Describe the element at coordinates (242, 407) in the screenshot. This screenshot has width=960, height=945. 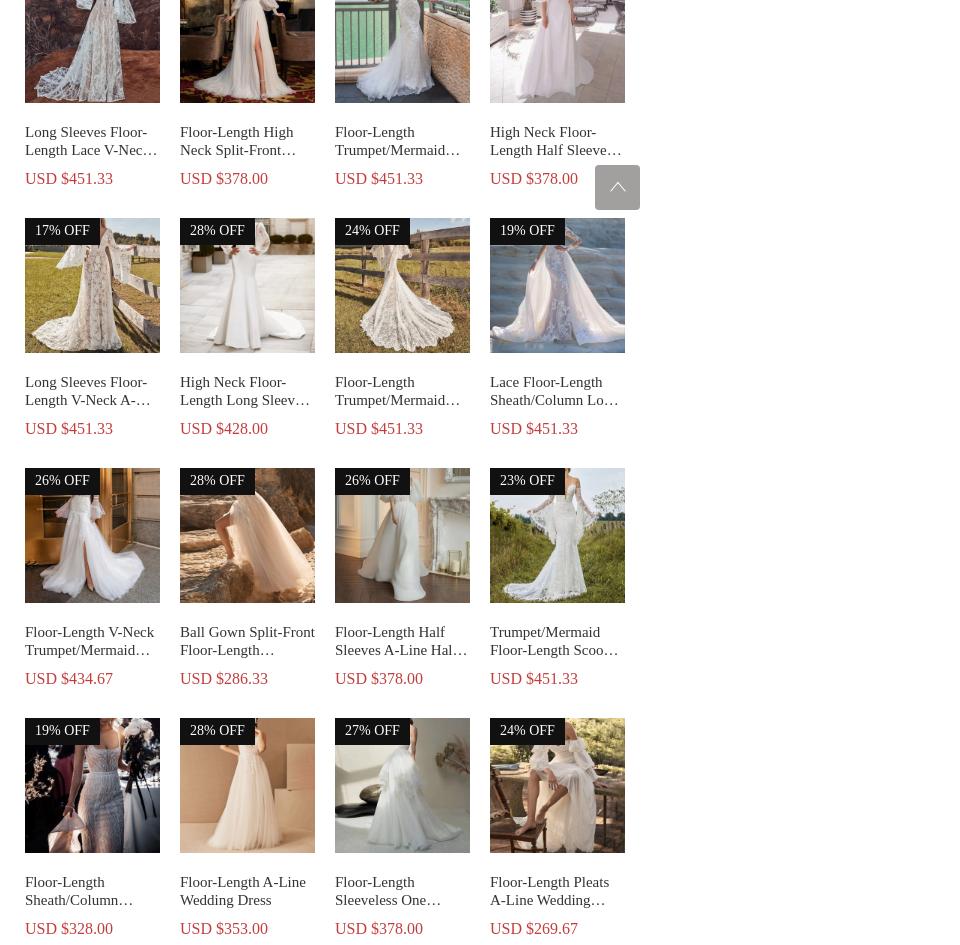
I see `'High Neck Floor-Length Long Sleeves Lace Hall Wedding Dress'` at that location.